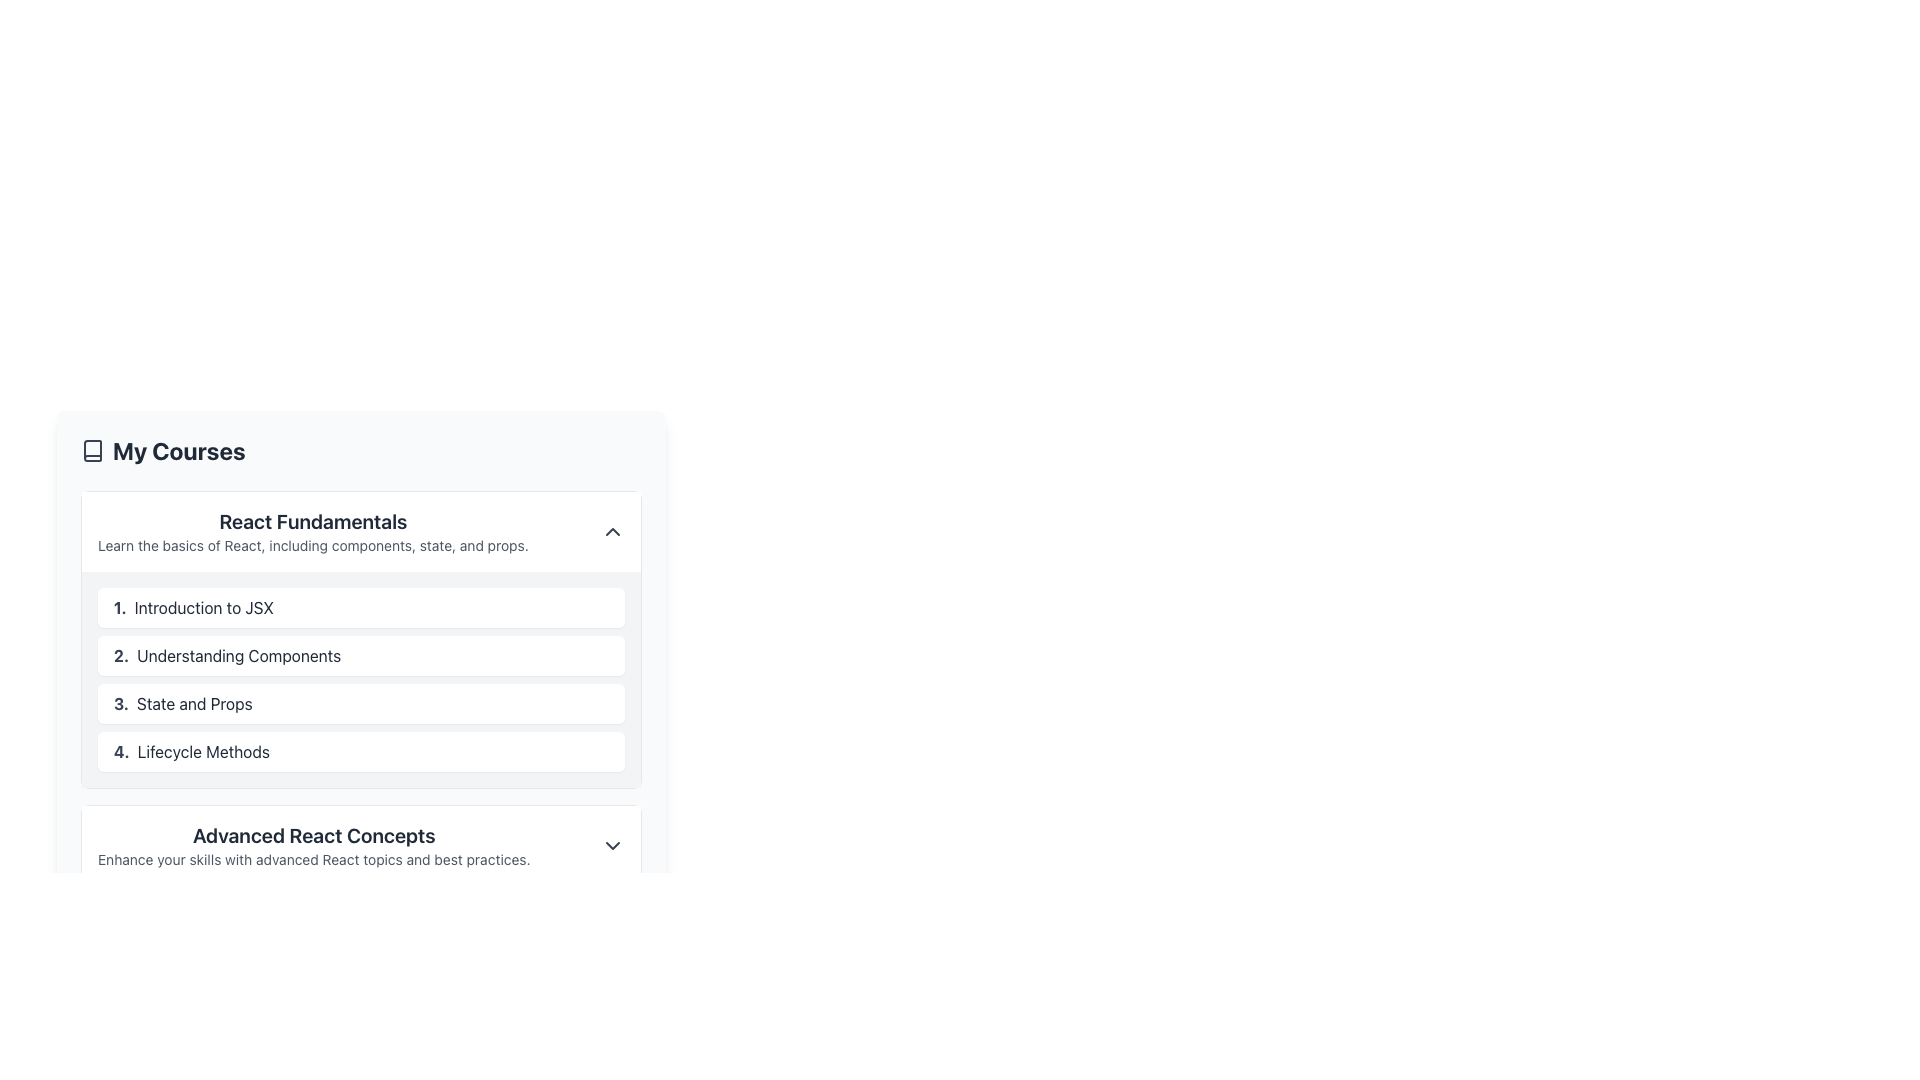 The height and width of the screenshot is (1080, 1920). Describe the element at coordinates (313, 836) in the screenshot. I see `the primary heading text that identifies the content or context of the section, which is positioned above a subtitle about advanced React topics` at that location.